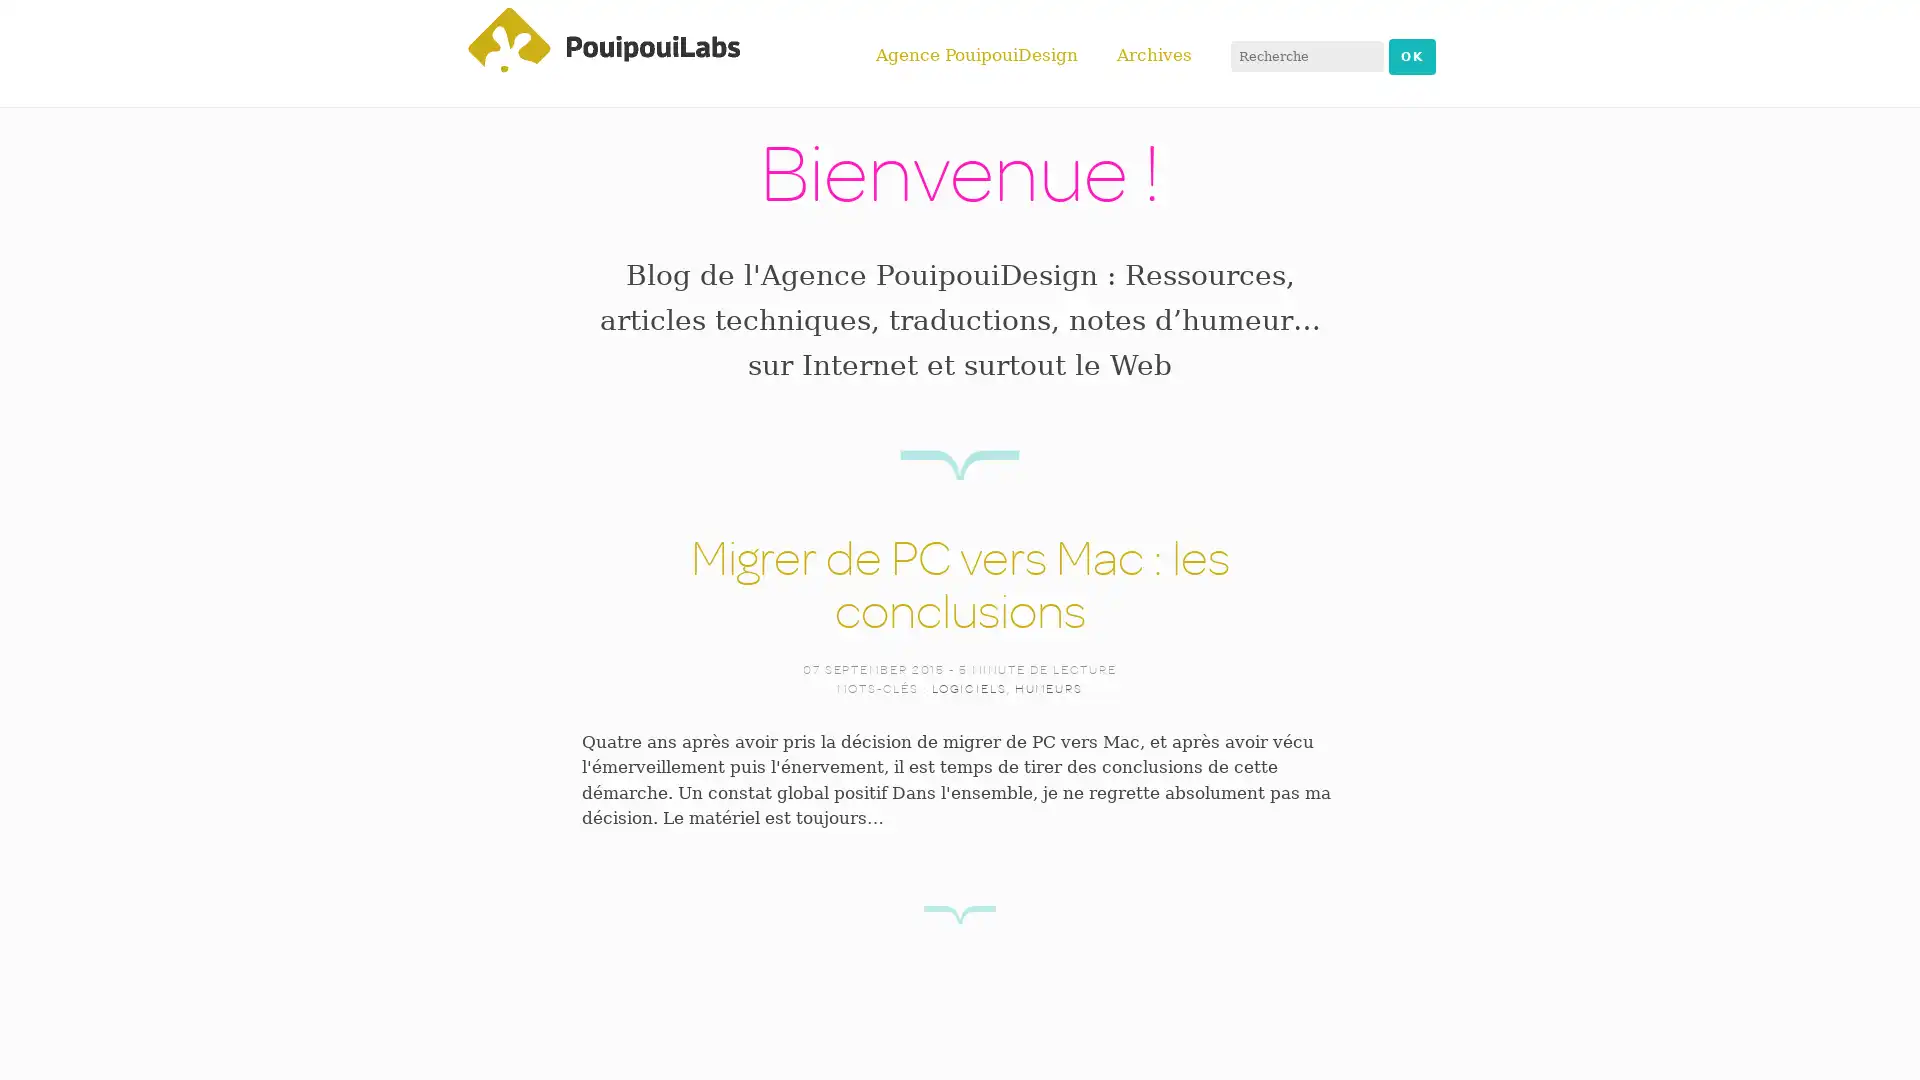 The width and height of the screenshot is (1920, 1080). What do you see at coordinates (1410, 56) in the screenshot?
I see `OK` at bounding box center [1410, 56].